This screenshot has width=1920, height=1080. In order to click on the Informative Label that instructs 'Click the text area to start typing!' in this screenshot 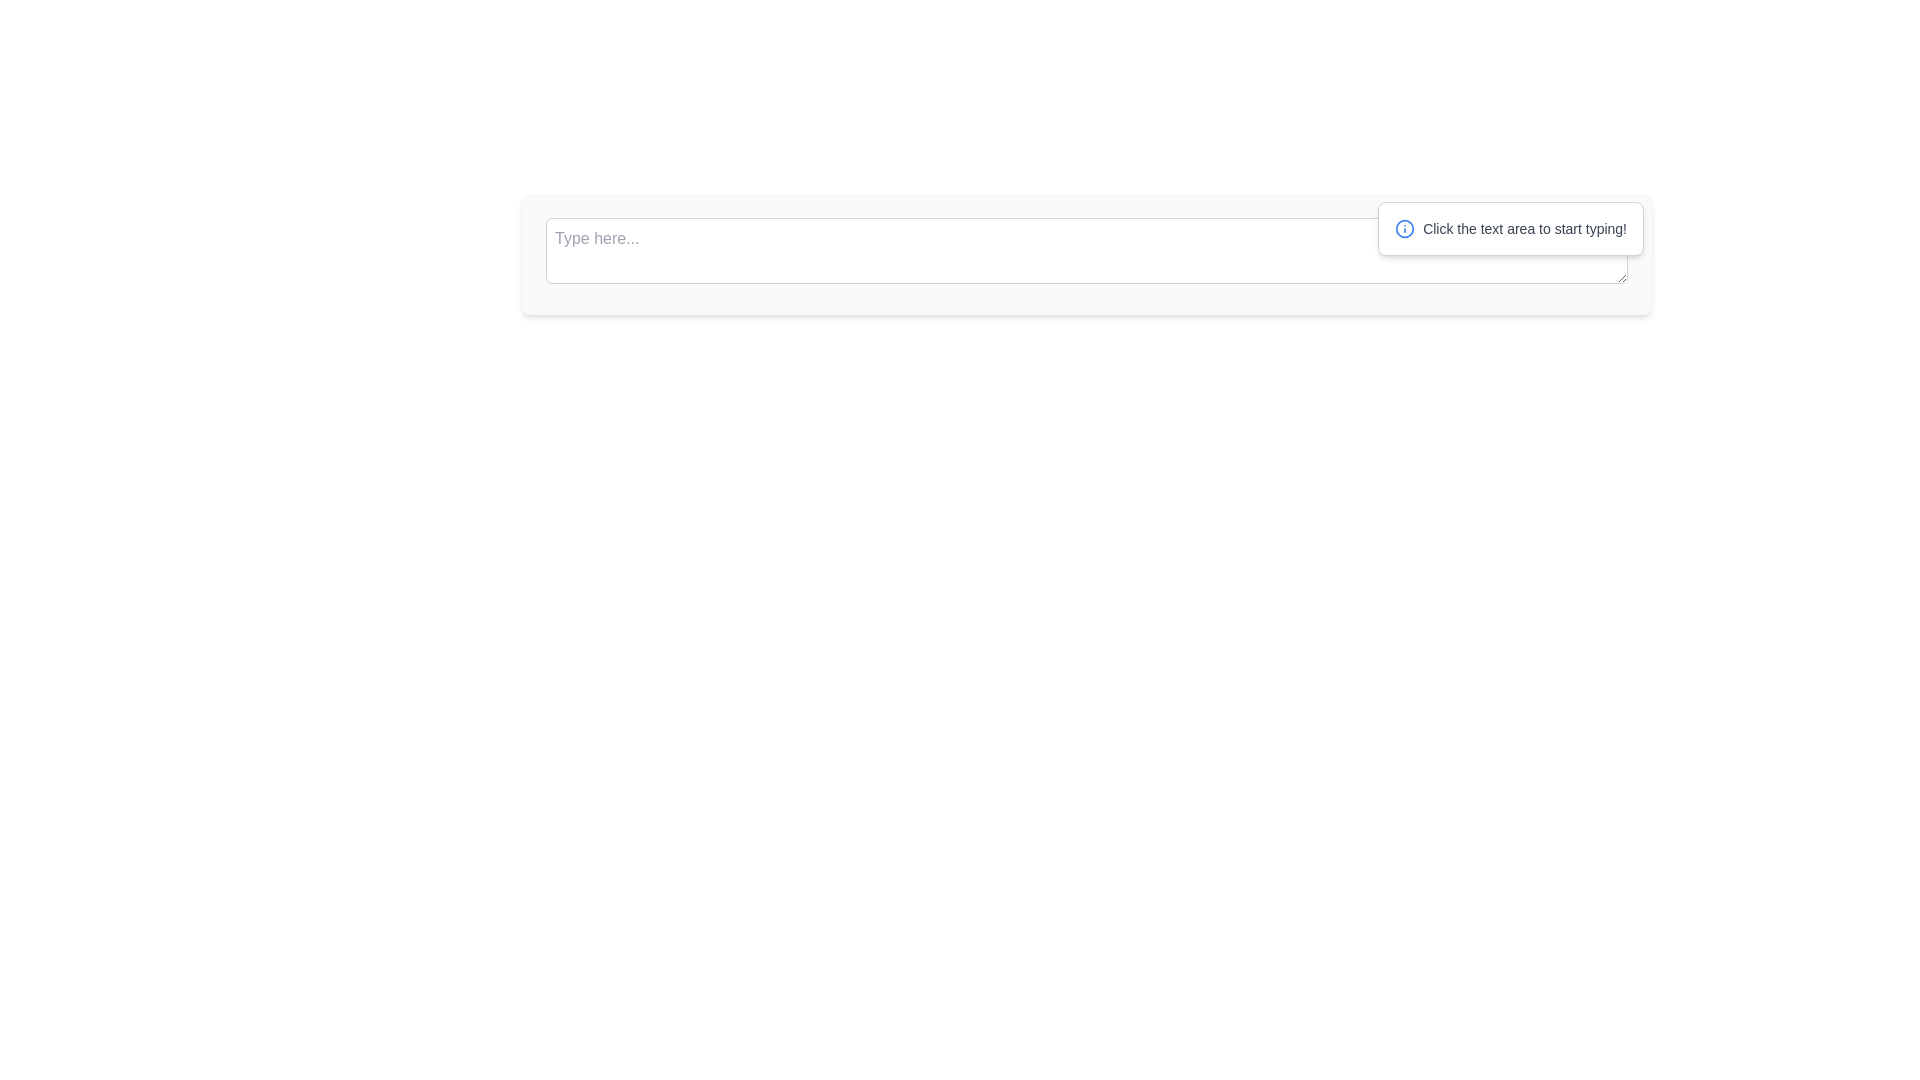, I will do `click(1511, 227)`.